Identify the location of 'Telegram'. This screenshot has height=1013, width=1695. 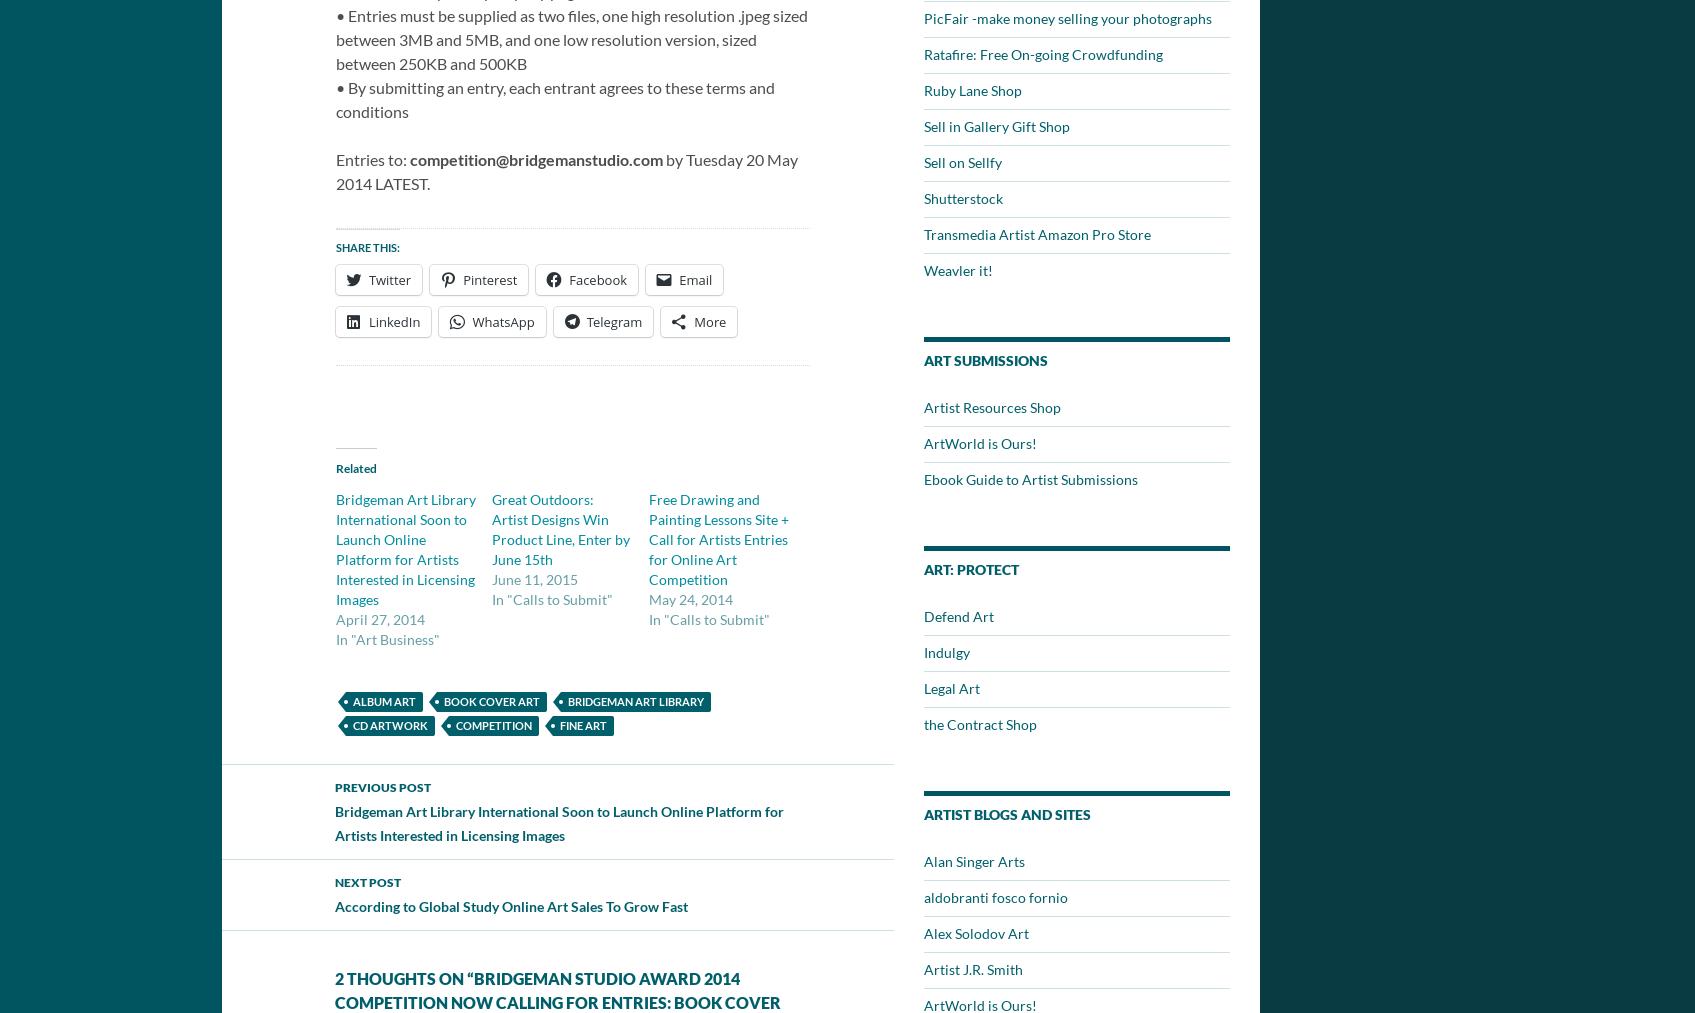
(585, 322).